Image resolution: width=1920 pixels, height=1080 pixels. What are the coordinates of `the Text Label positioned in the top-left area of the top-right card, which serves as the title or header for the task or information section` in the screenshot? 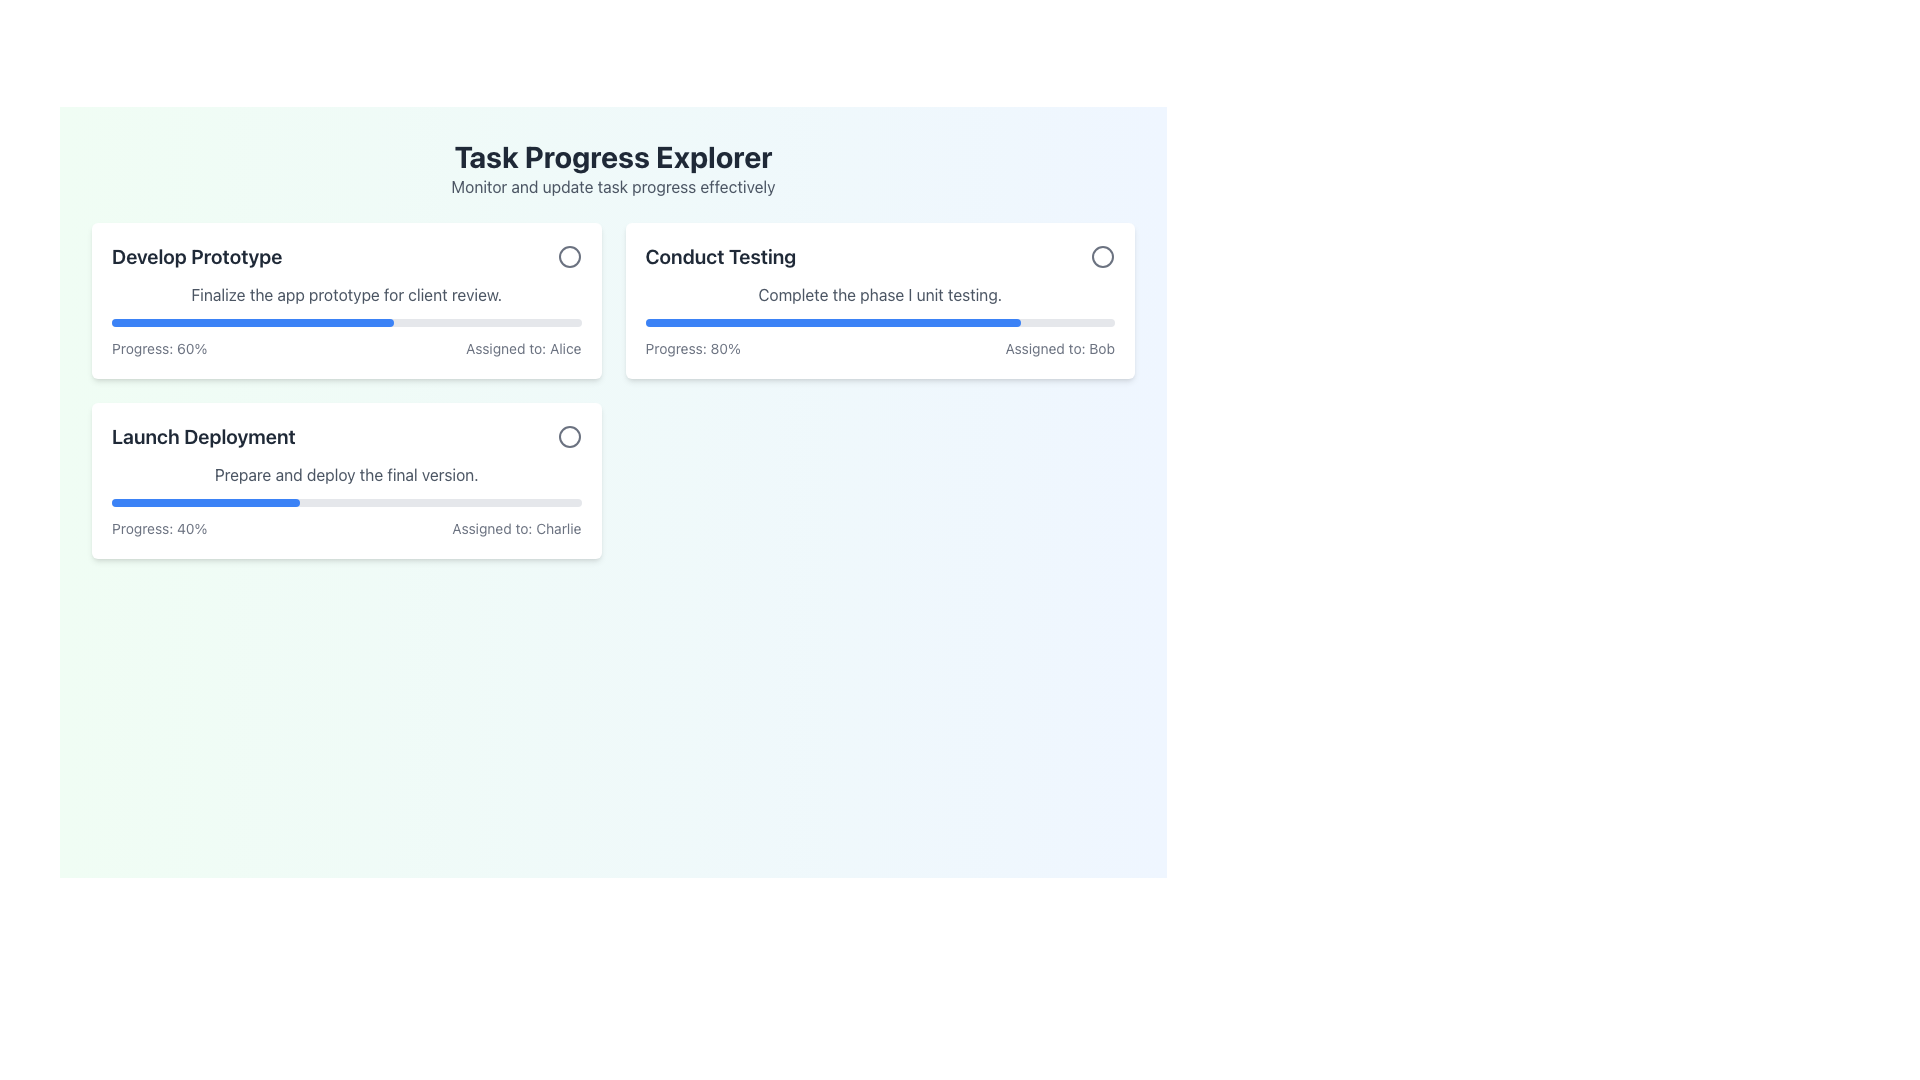 It's located at (720, 256).